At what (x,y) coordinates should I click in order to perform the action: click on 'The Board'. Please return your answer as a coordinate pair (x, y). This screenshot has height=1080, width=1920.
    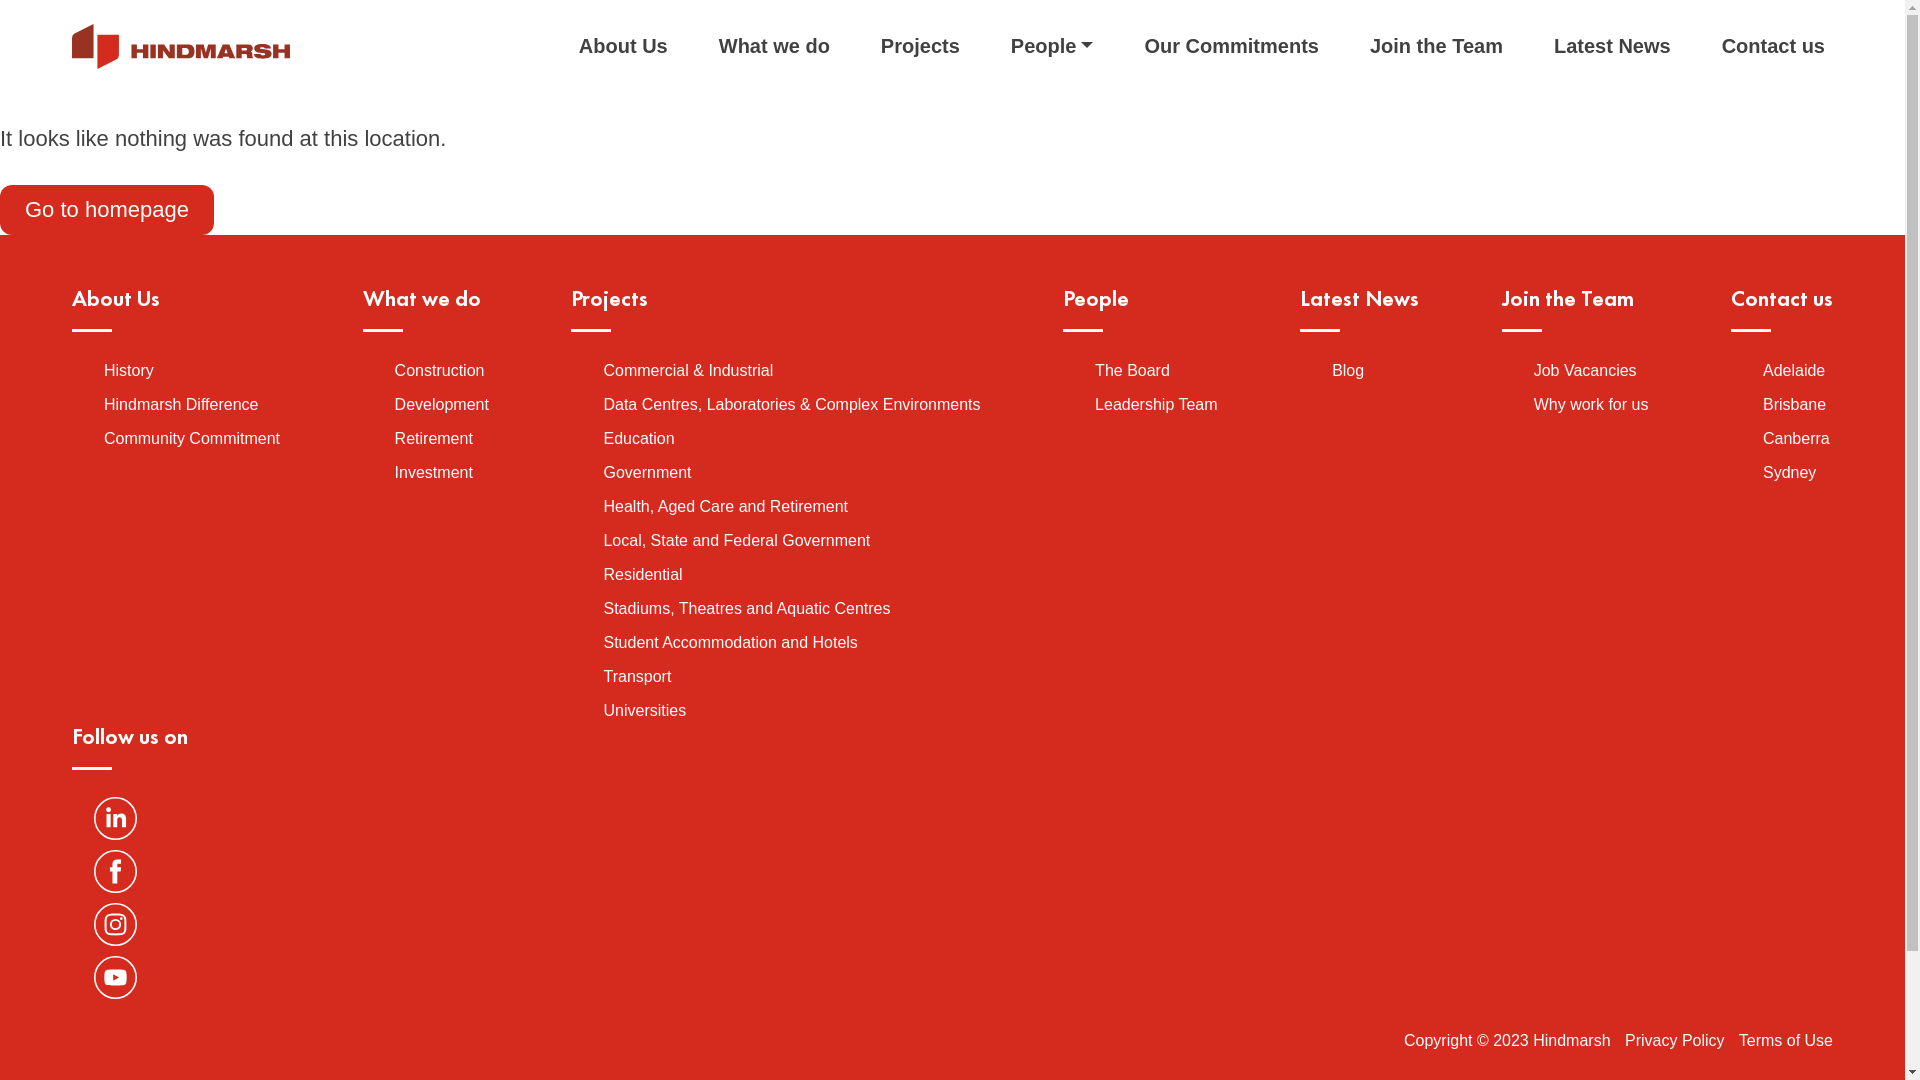
    Looking at the image, I should click on (1132, 370).